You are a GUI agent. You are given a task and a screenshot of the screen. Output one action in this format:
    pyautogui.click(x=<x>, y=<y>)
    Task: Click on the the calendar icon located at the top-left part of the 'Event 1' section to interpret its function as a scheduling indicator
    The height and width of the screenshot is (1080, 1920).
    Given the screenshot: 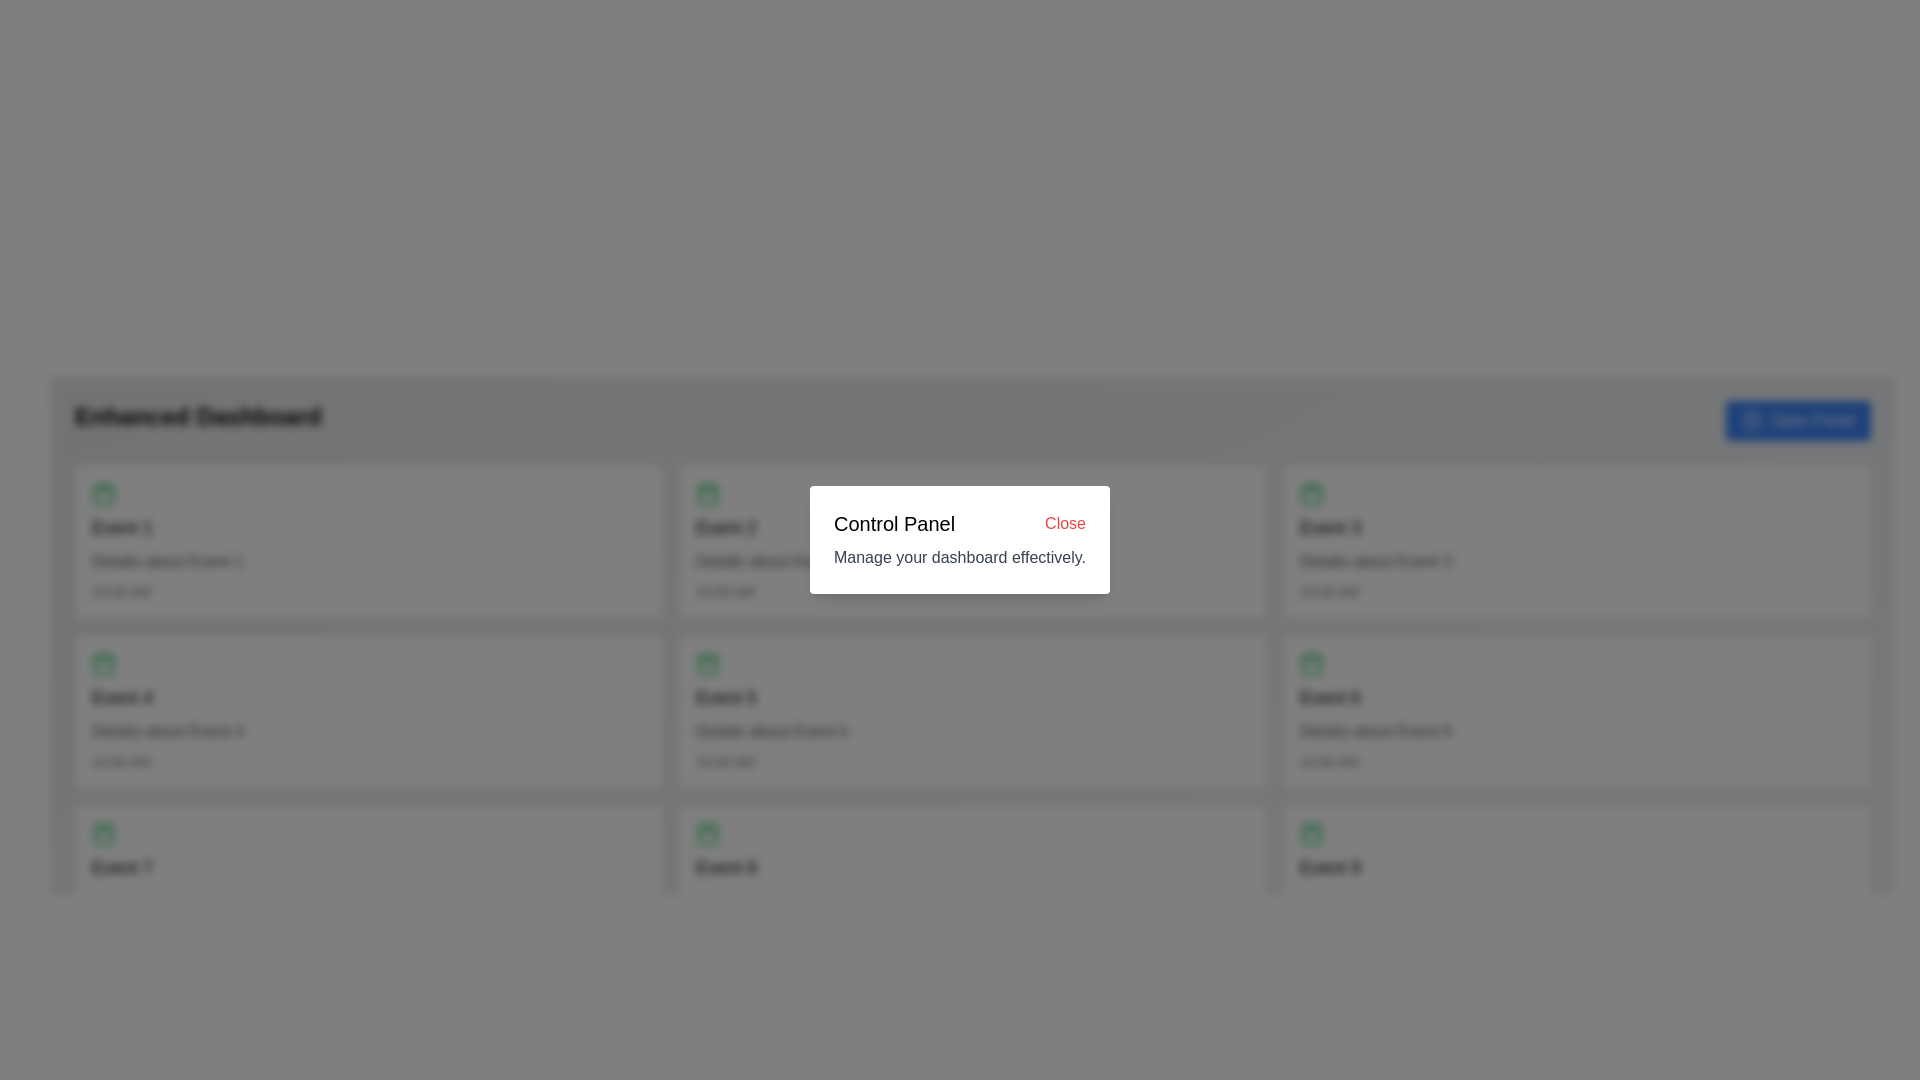 What is the action you would take?
    pyautogui.click(x=103, y=493)
    